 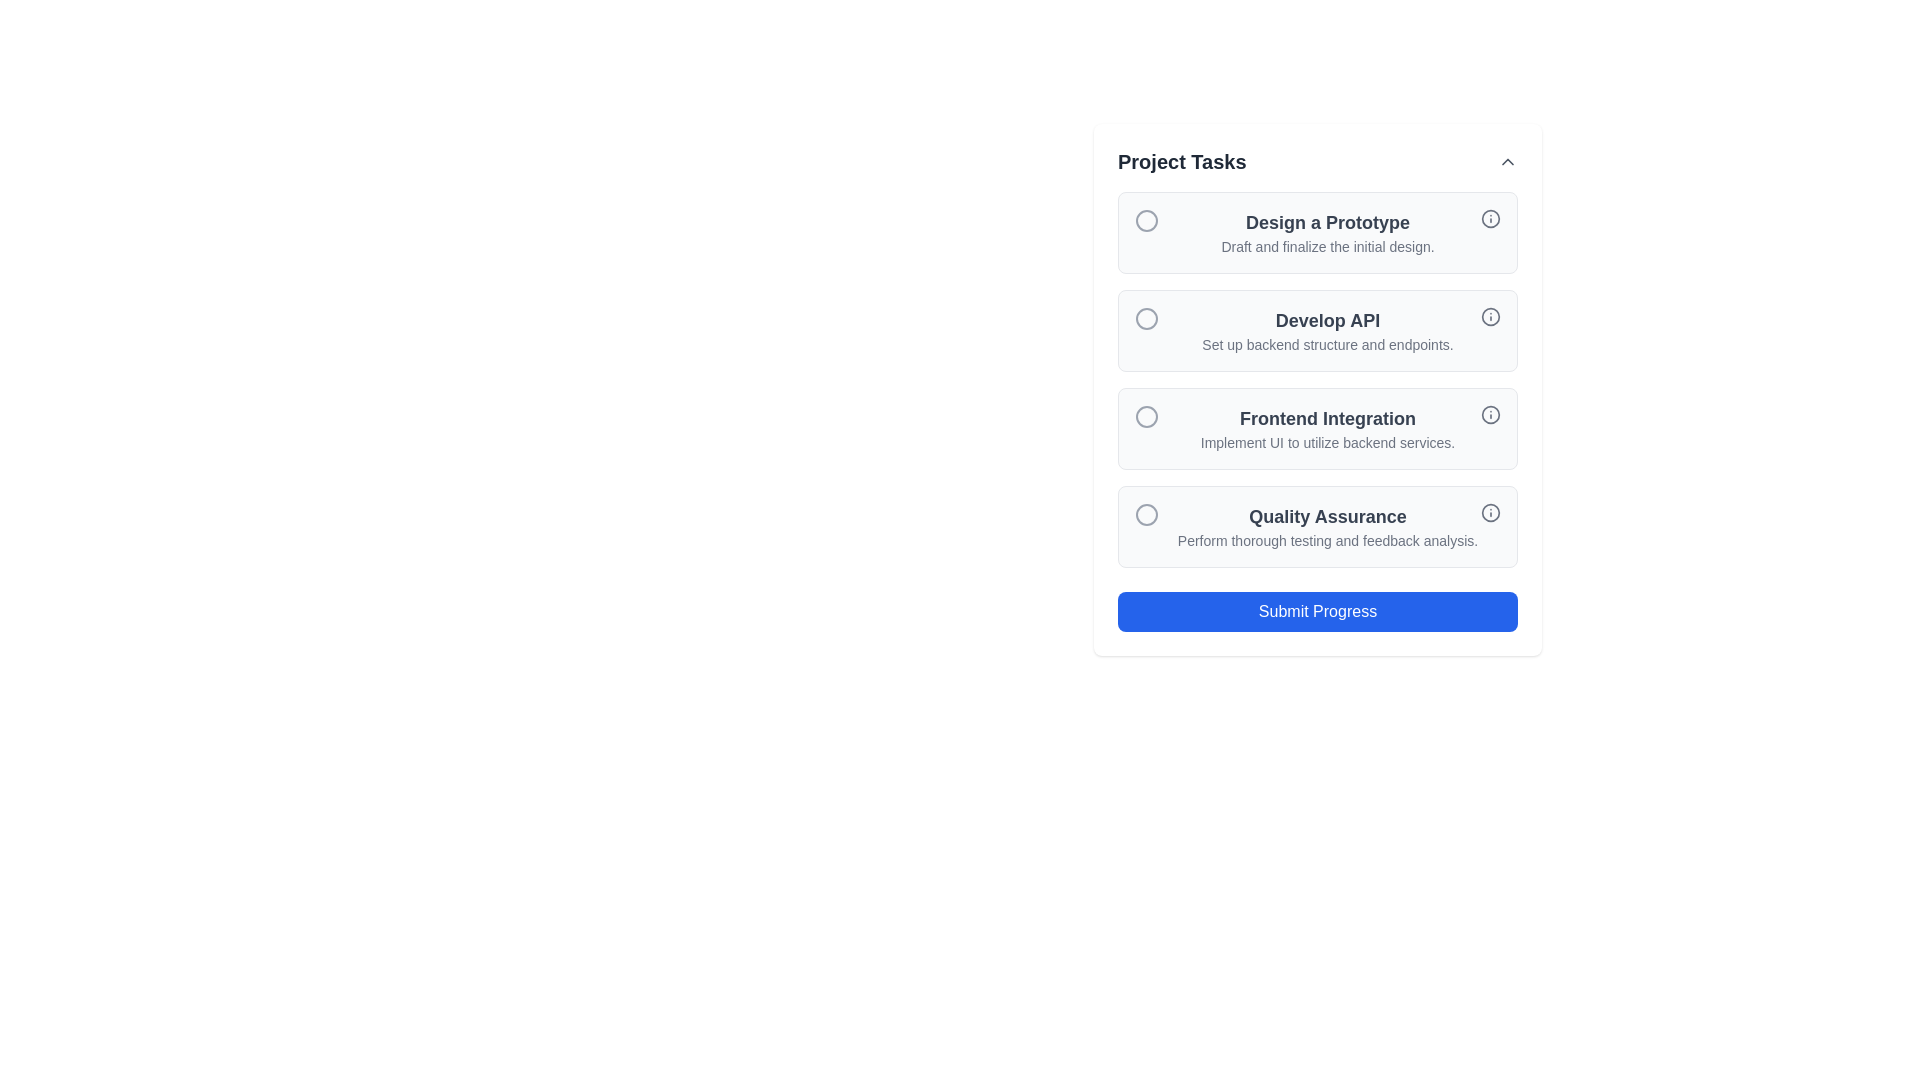 What do you see at coordinates (1328, 540) in the screenshot?
I see `the non-interactive text label providing explanatory content for the task titled 'Quality Assurance', which is positioned below the larger header 'Quality Assurance'` at bounding box center [1328, 540].